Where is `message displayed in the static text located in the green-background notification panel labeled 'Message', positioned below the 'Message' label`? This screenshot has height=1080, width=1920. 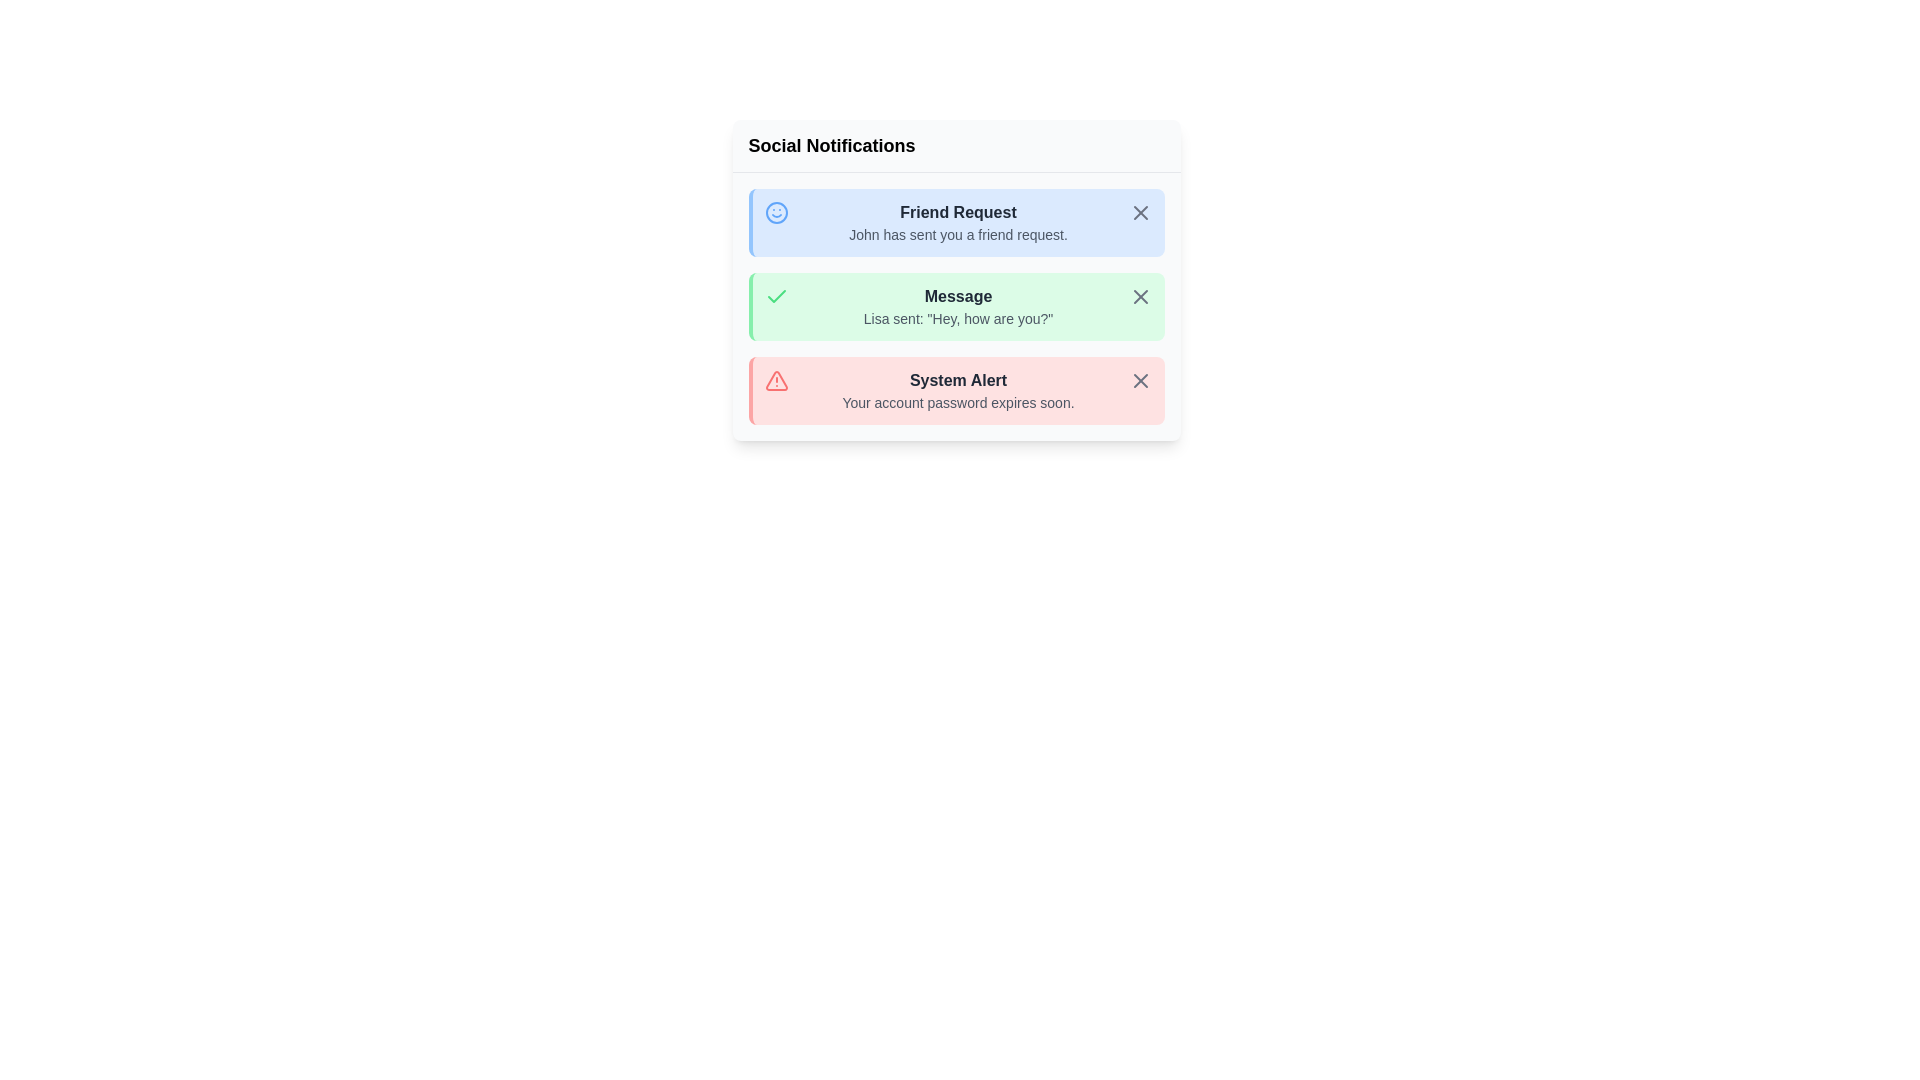
message displayed in the static text located in the green-background notification panel labeled 'Message', positioned below the 'Message' label is located at coordinates (957, 318).